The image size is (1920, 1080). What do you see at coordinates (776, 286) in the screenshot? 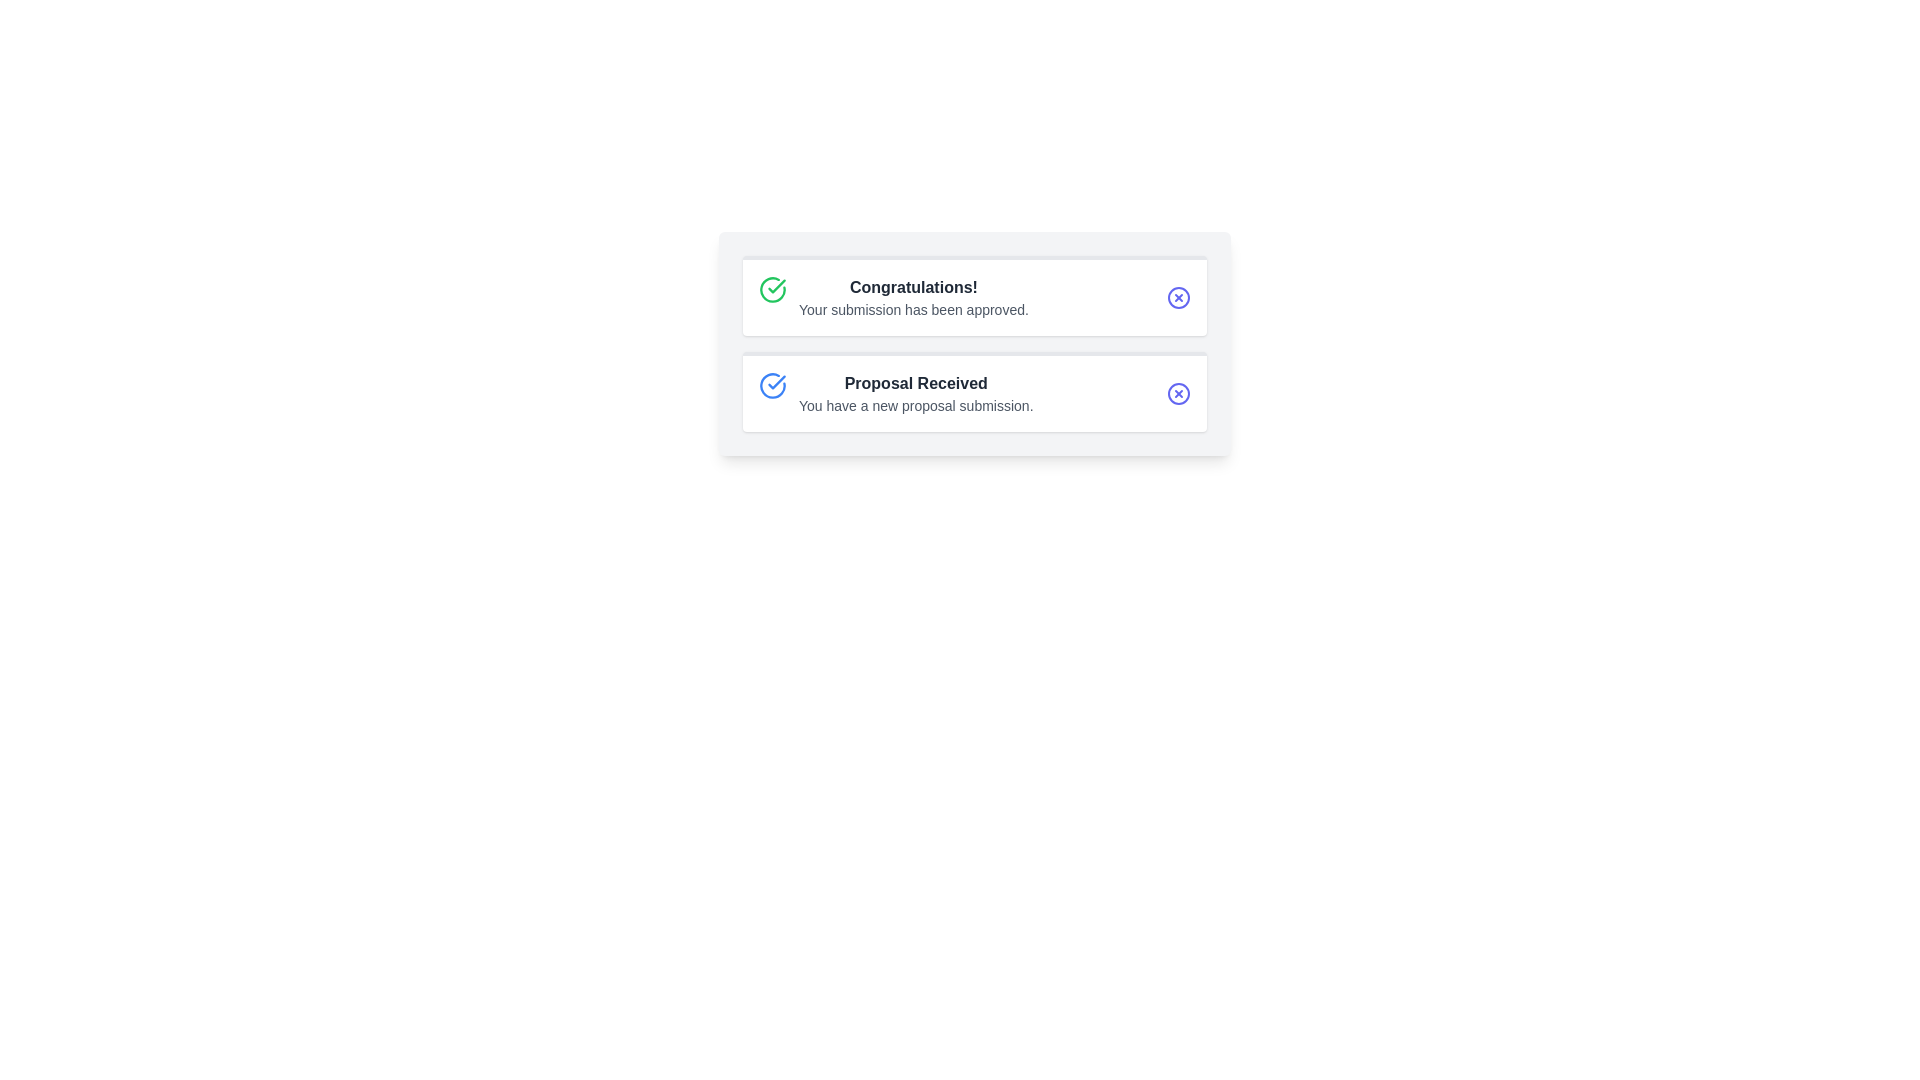
I see `the green circular icon that indicates a completed or successful action in the top-left corner of the first notification card` at bounding box center [776, 286].